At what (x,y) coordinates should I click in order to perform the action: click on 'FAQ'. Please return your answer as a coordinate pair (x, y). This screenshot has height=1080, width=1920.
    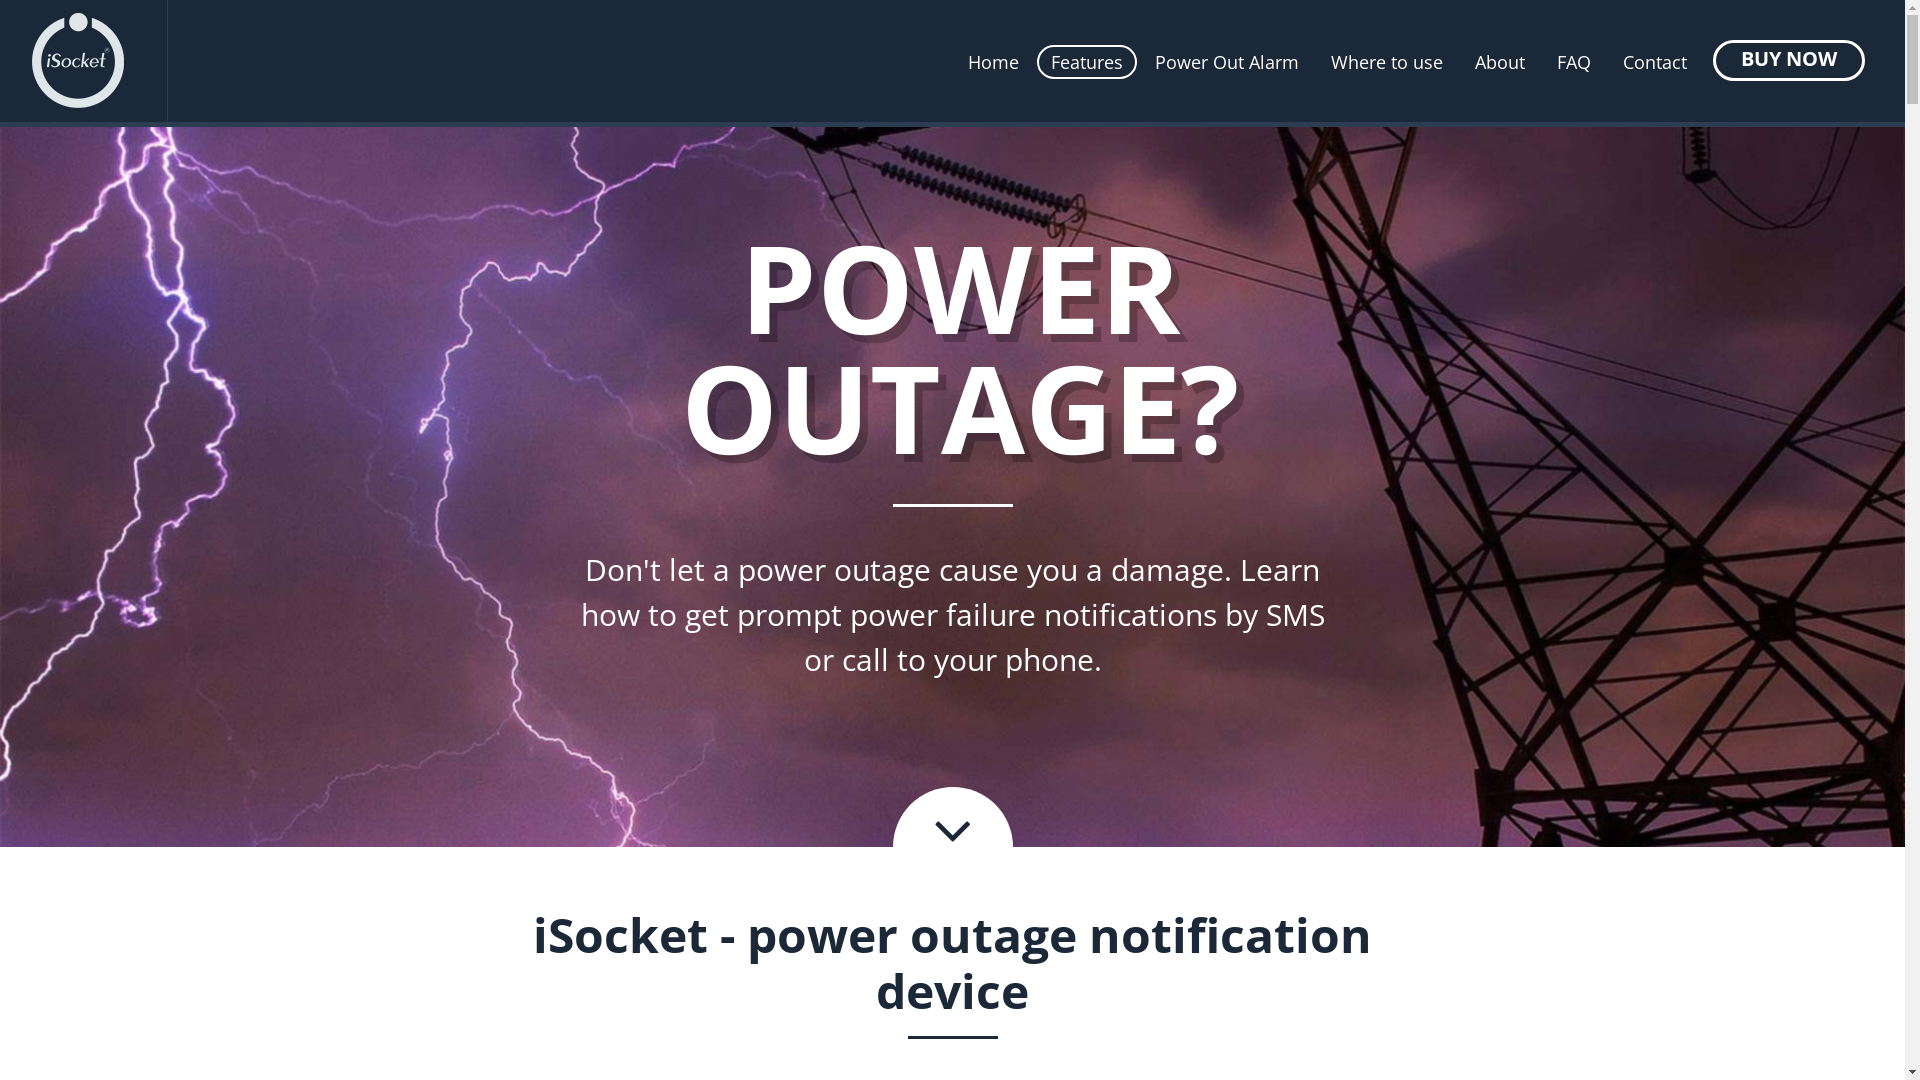
    Looking at the image, I should click on (1573, 60).